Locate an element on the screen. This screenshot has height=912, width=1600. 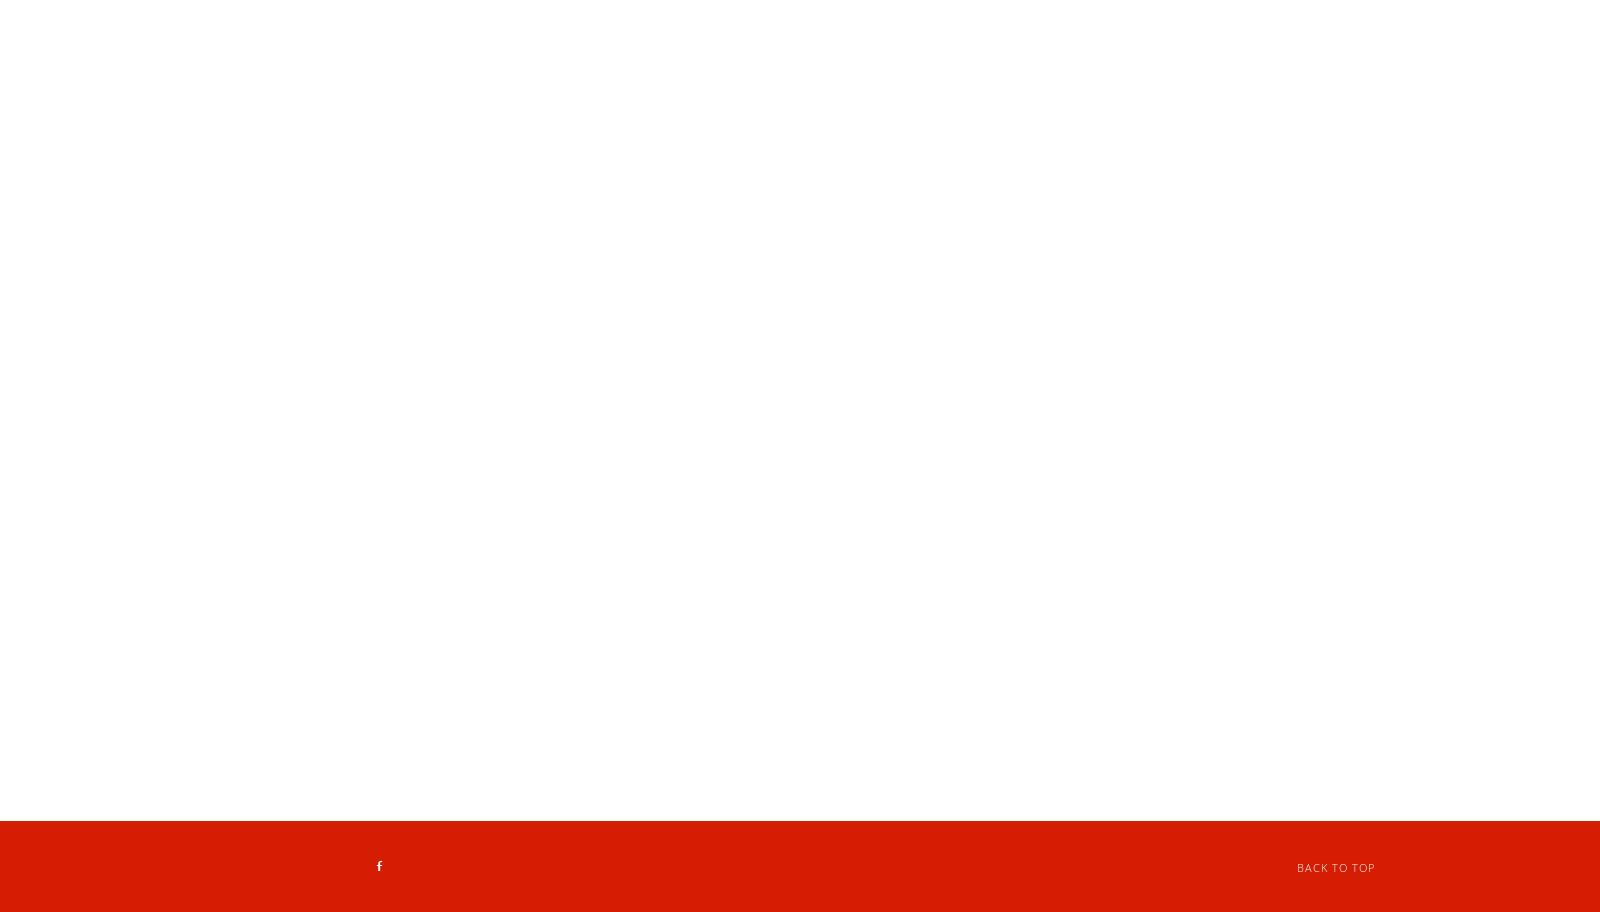
'Cup, plate, napkin, utensil set.  $0.85/per person' is located at coordinates (586, 482).